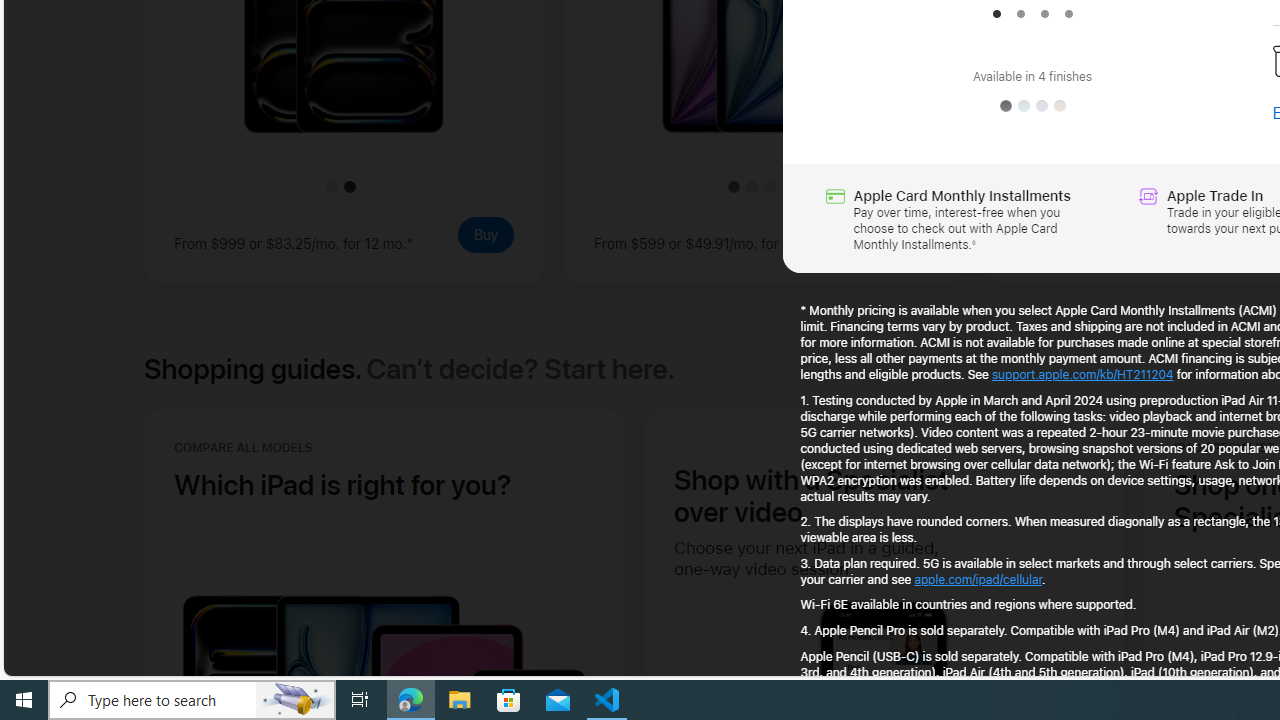 The image size is (1280, 720). Describe the element at coordinates (1043, 14) in the screenshot. I see `'Item 3'` at that location.